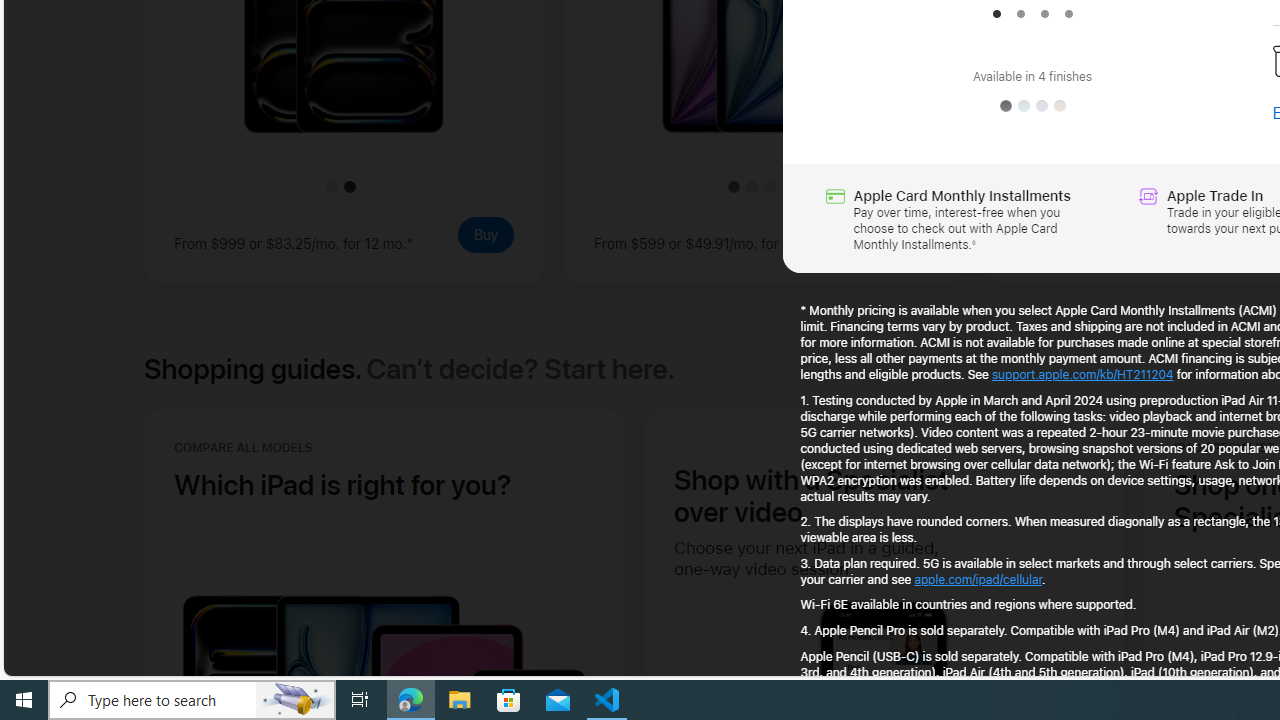 The image size is (1280, 720). Describe the element at coordinates (1043, 14) in the screenshot. I see `'Item 3'` at that location.